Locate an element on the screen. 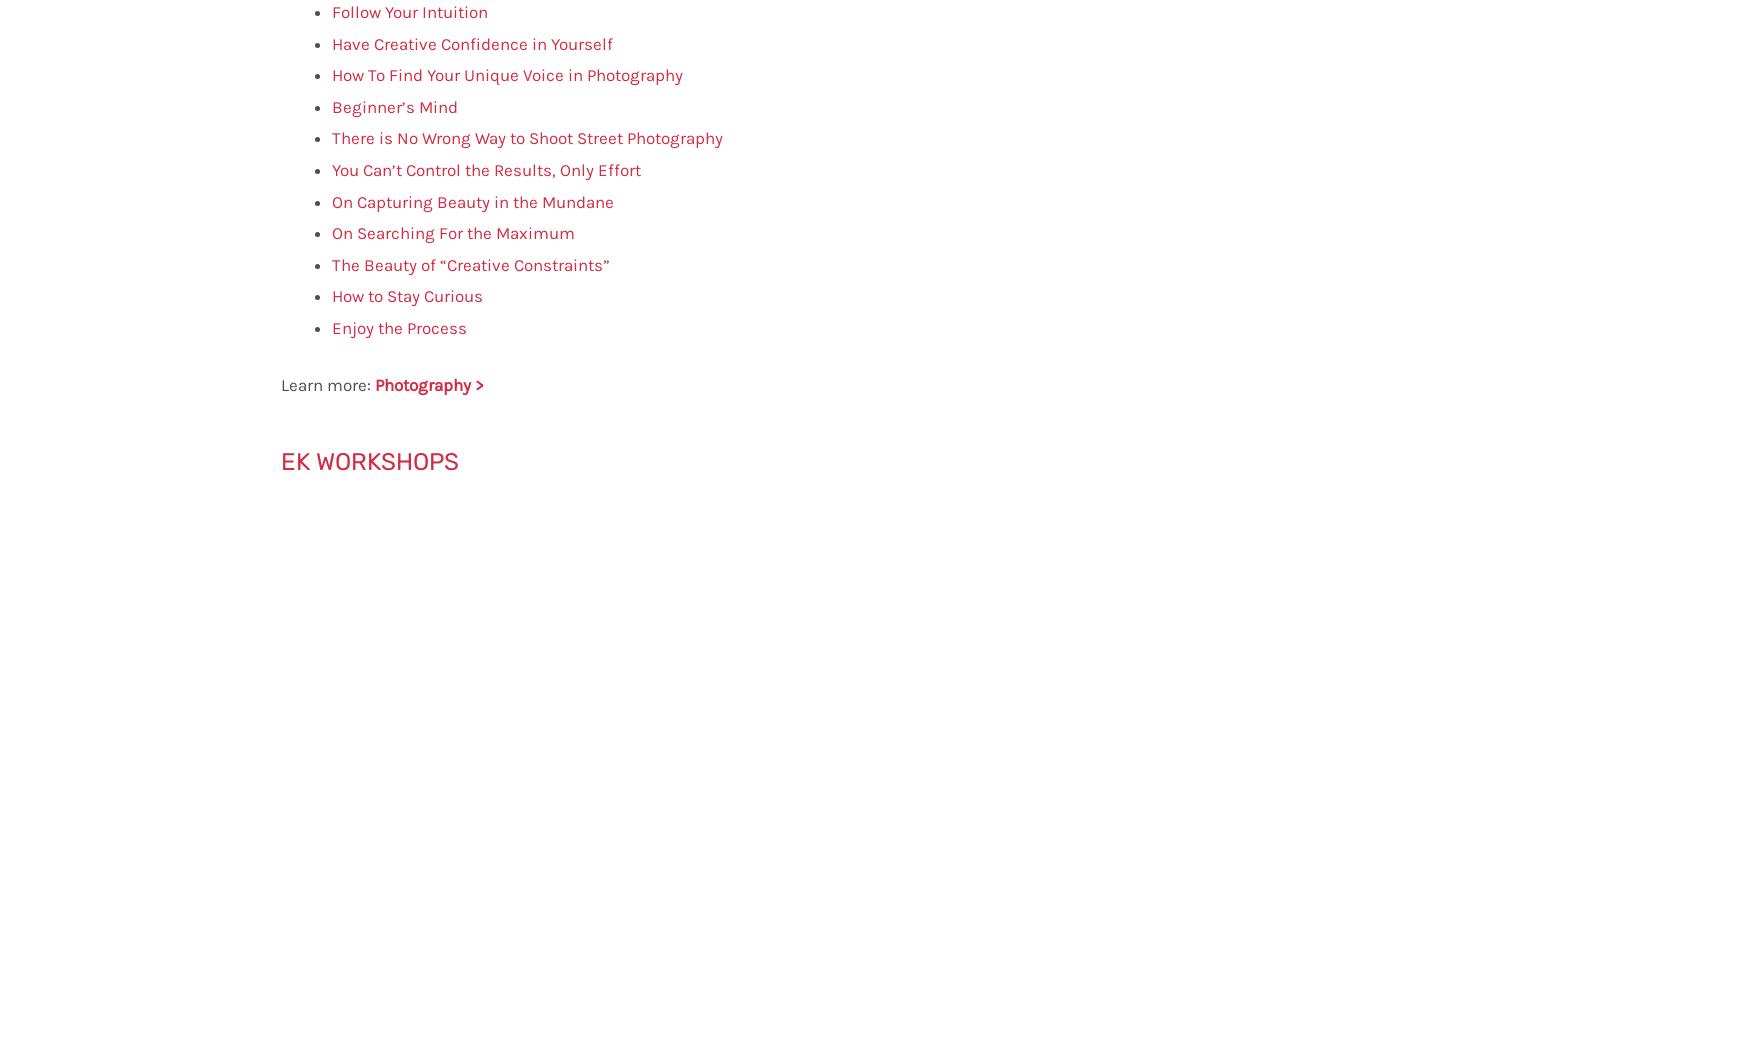  'You Can’t Control the Results, Only Effort' is located at coordinates (485, 168).